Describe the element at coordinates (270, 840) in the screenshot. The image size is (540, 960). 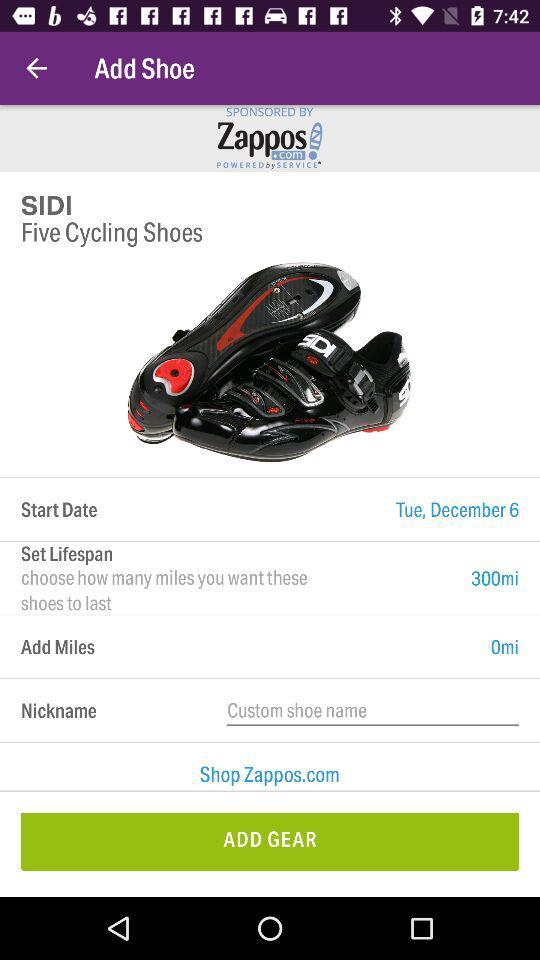
I see `add gear icon` at that location.